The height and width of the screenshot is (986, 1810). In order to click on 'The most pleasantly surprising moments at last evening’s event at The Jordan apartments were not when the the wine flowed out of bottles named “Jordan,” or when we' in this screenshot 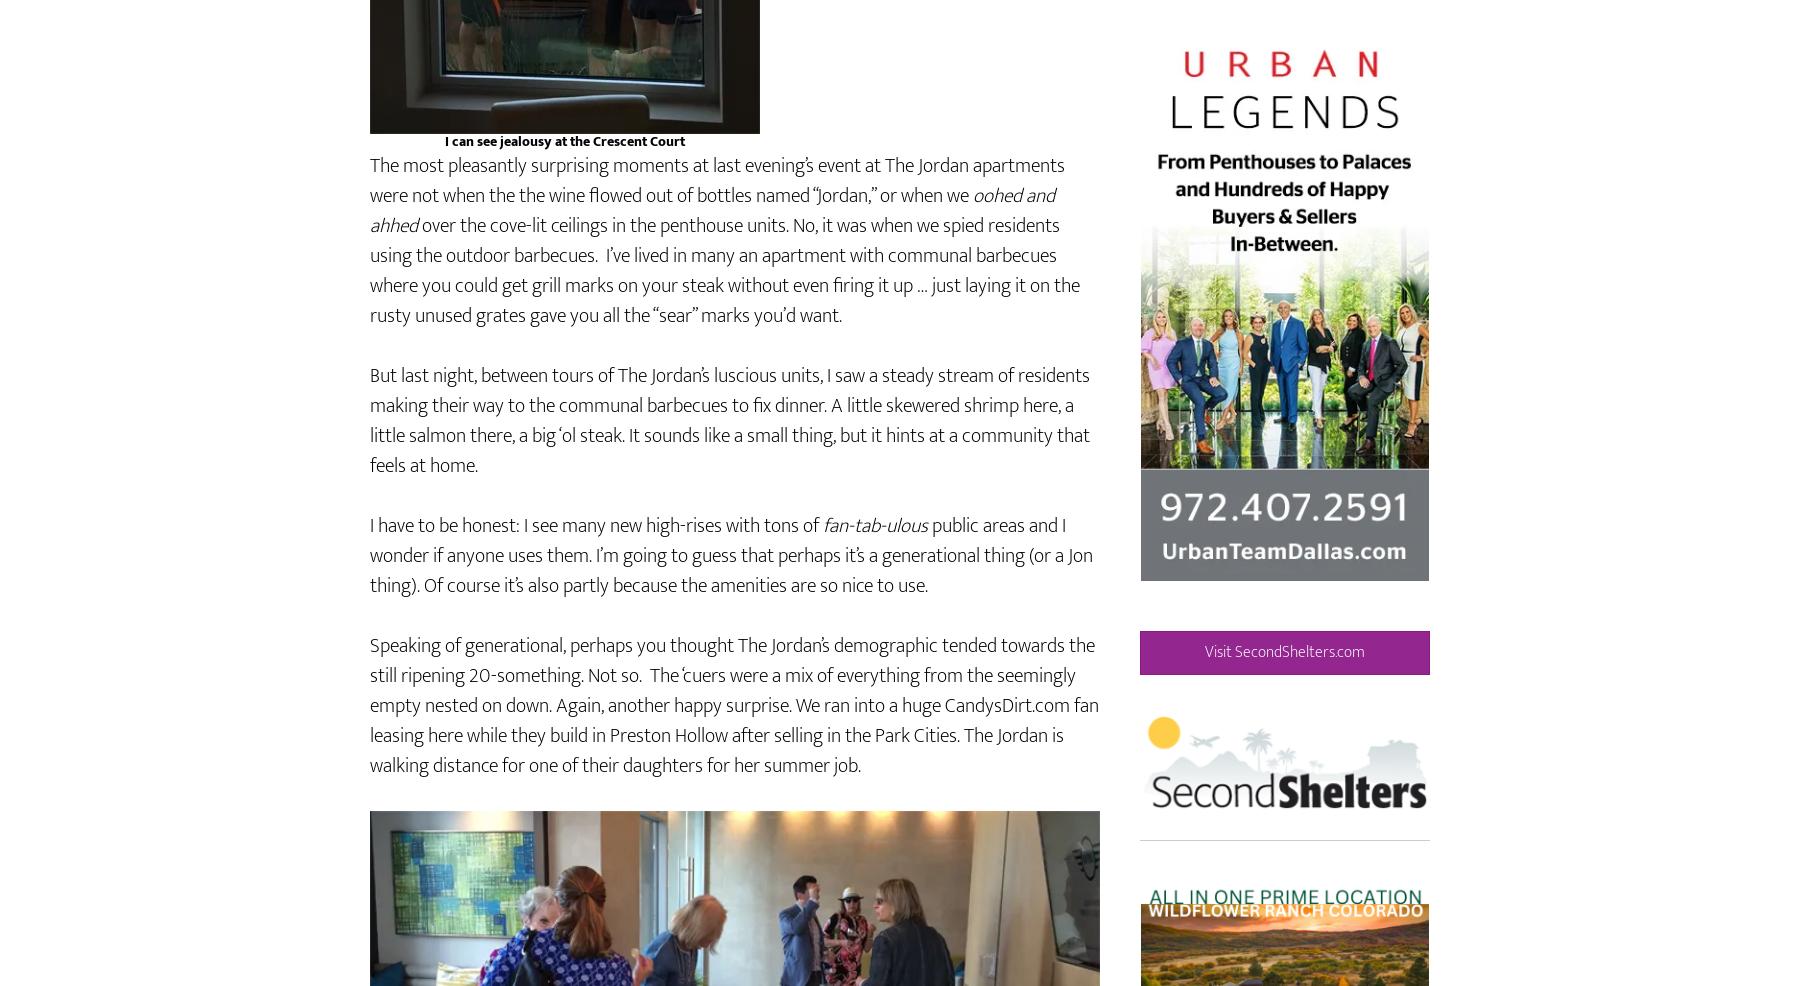, I will do `click(716, 238)`.